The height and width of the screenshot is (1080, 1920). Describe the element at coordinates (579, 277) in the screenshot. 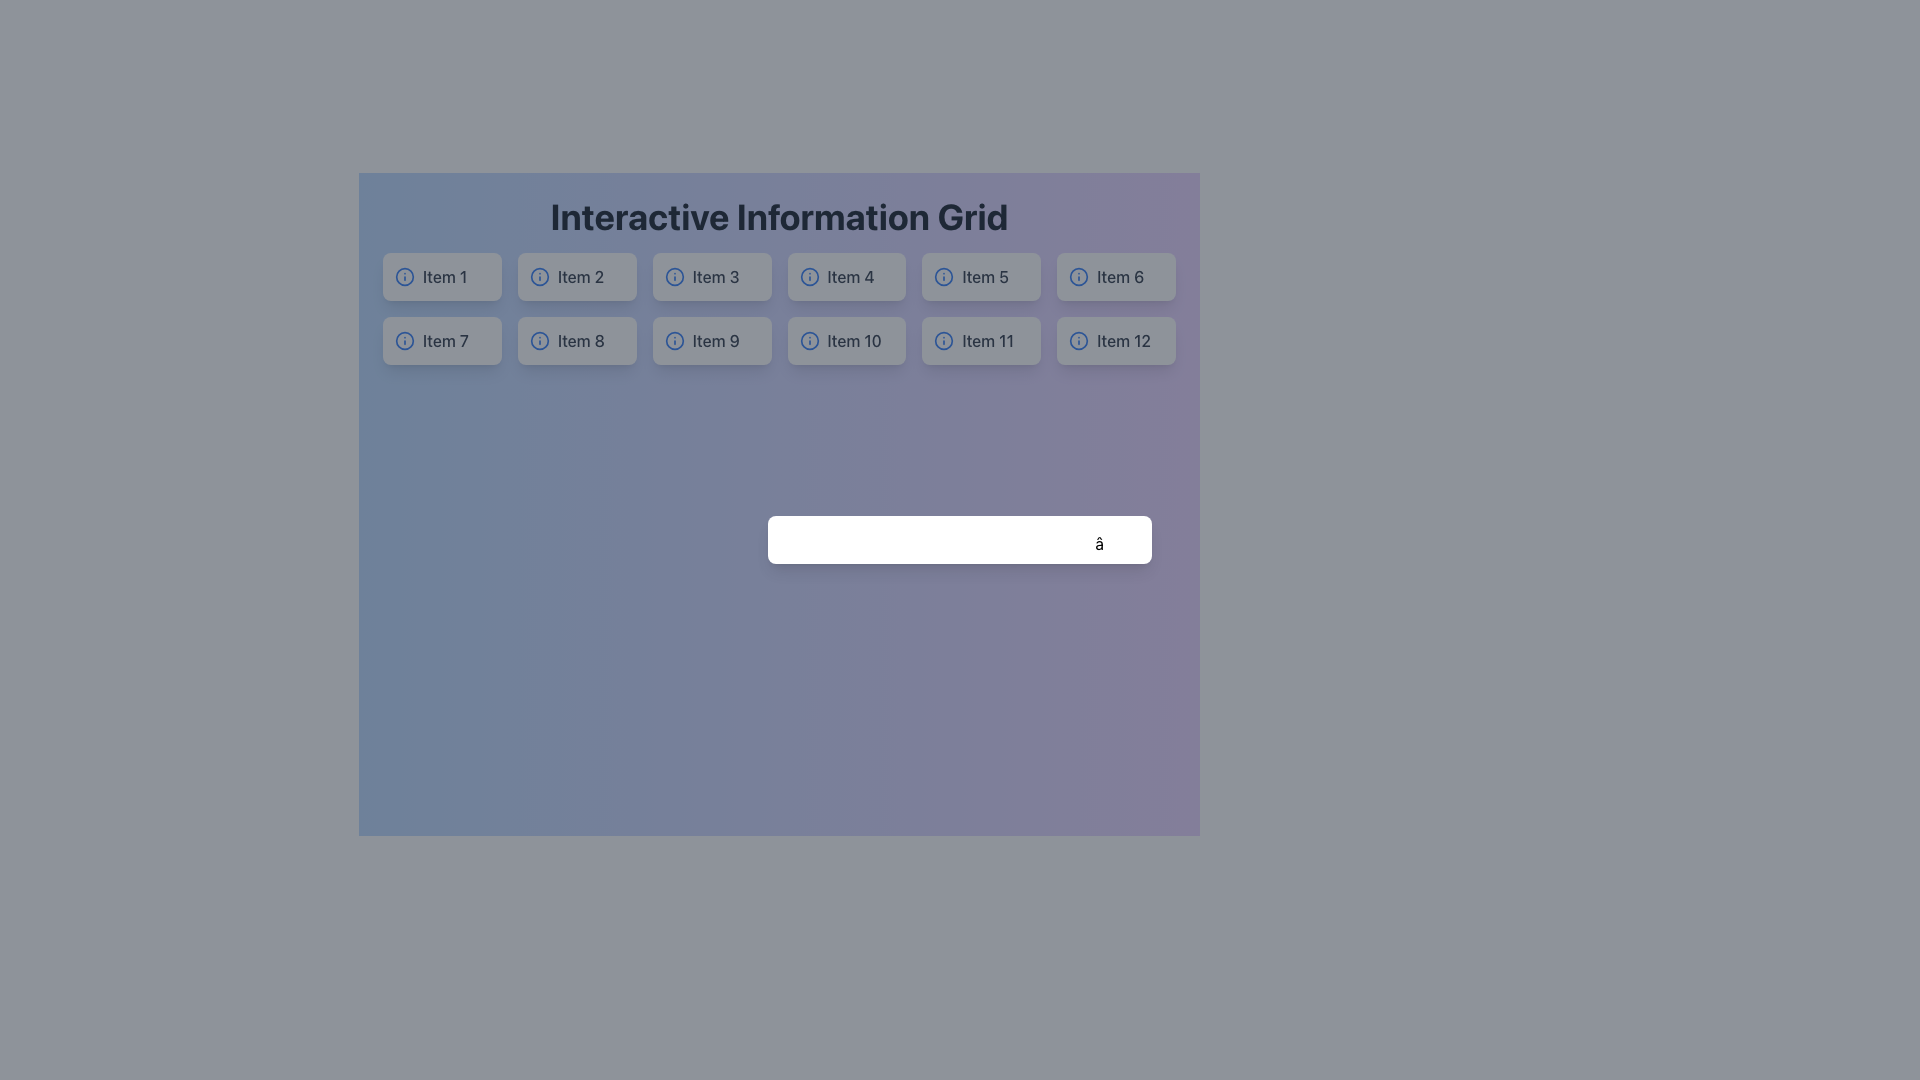

I see `the text label displaying 'Item 2' styled with 'text-gray-700 font-medium' located in the 'Interactive Information Grid', to the right of the blue info icon` at that location.